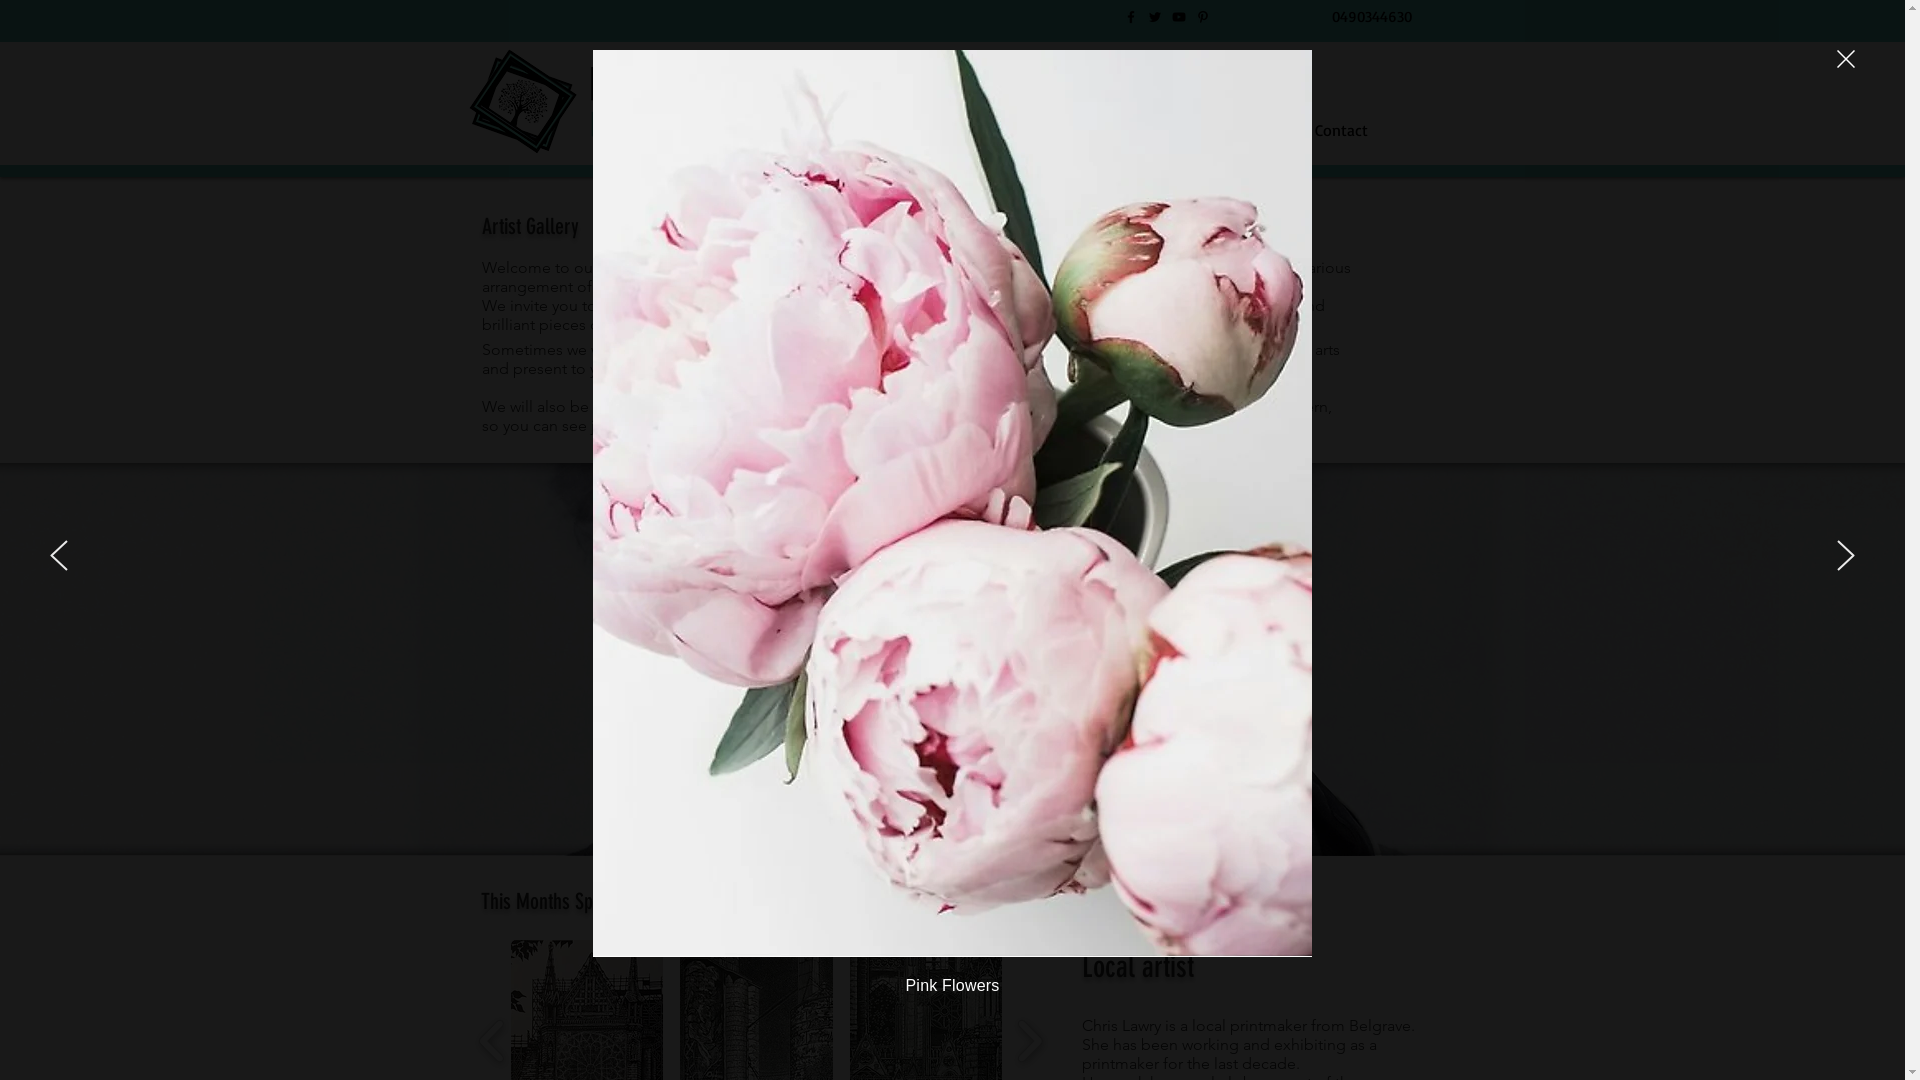 The height and width of the screenshot is (1080, 1920). What do you see at coordinates (989, 129) in the screenshot?
I see `'Services'` at bounding box center [989, 129].